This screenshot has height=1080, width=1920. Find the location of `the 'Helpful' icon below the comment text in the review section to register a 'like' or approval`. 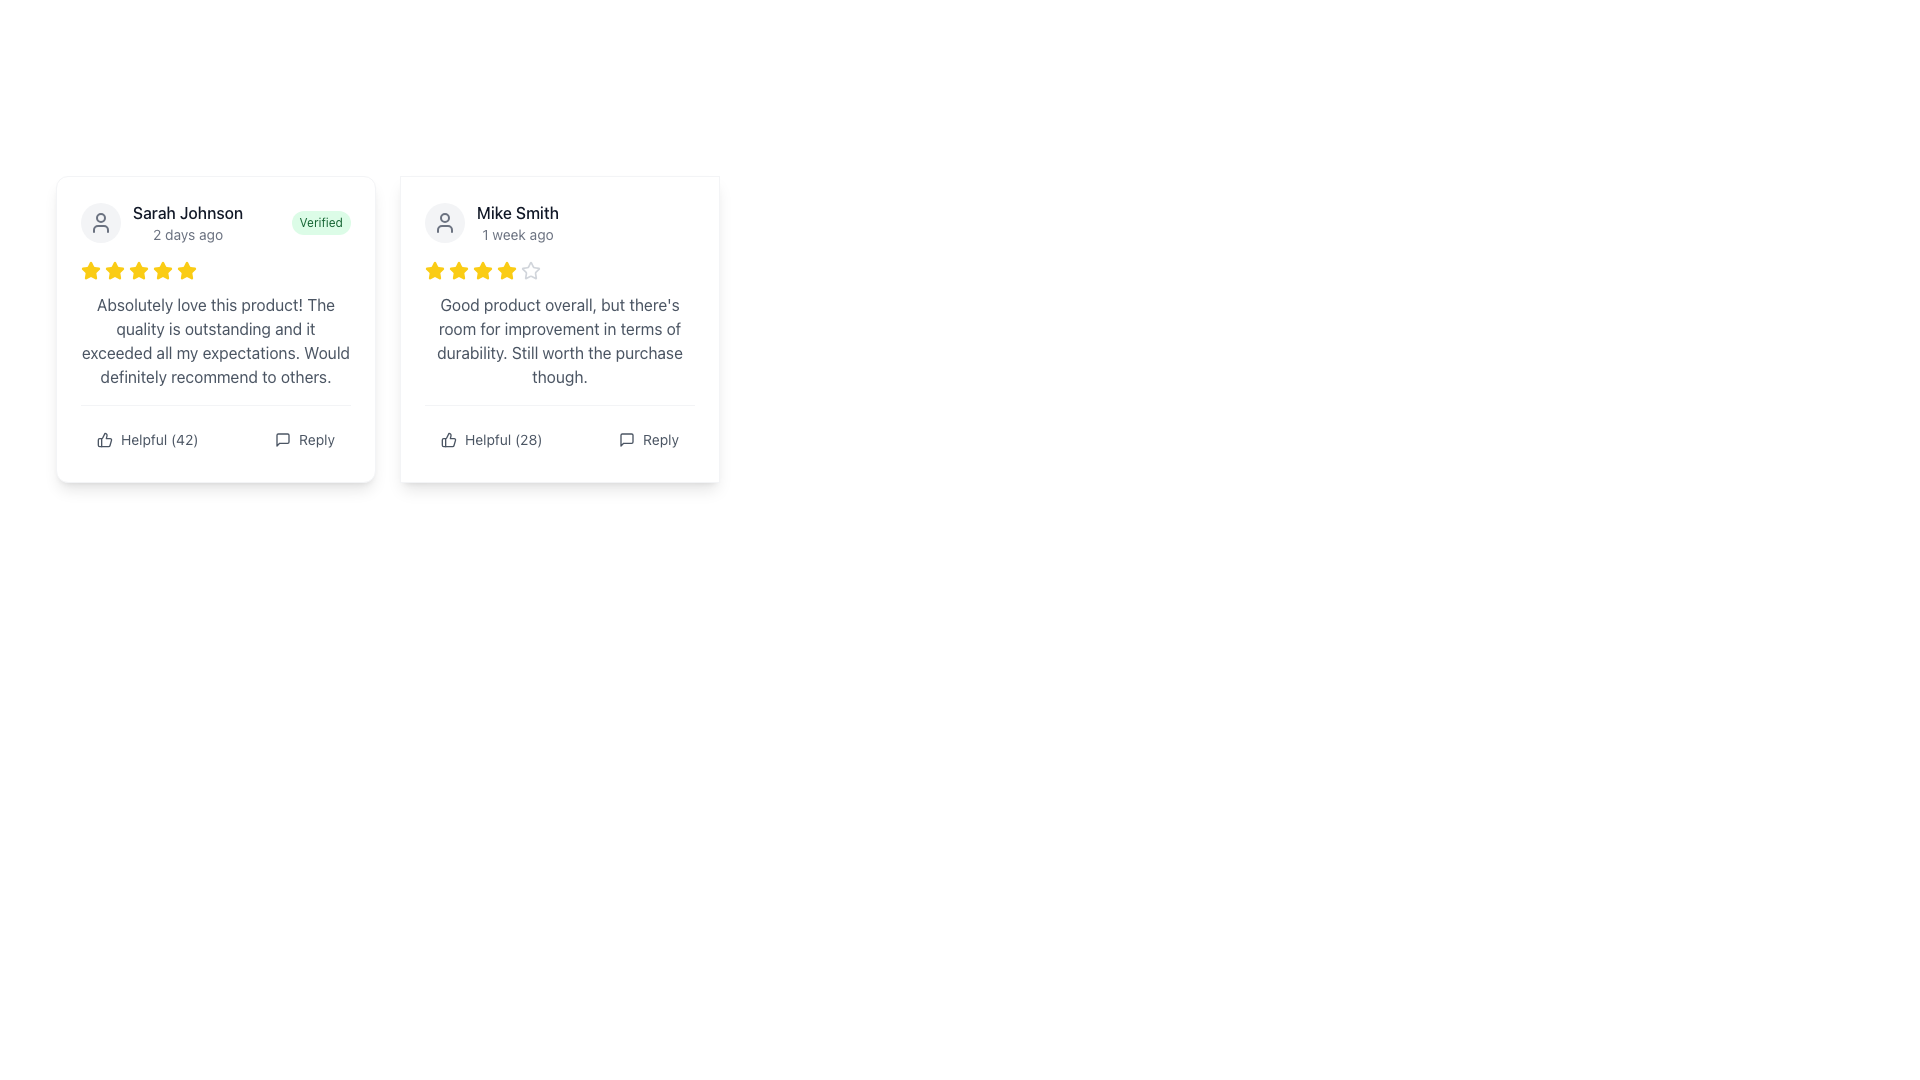

the 'Helpful' icon below the comment text in the review section to register a 'like' or approval is located at coordinates (104, 438).